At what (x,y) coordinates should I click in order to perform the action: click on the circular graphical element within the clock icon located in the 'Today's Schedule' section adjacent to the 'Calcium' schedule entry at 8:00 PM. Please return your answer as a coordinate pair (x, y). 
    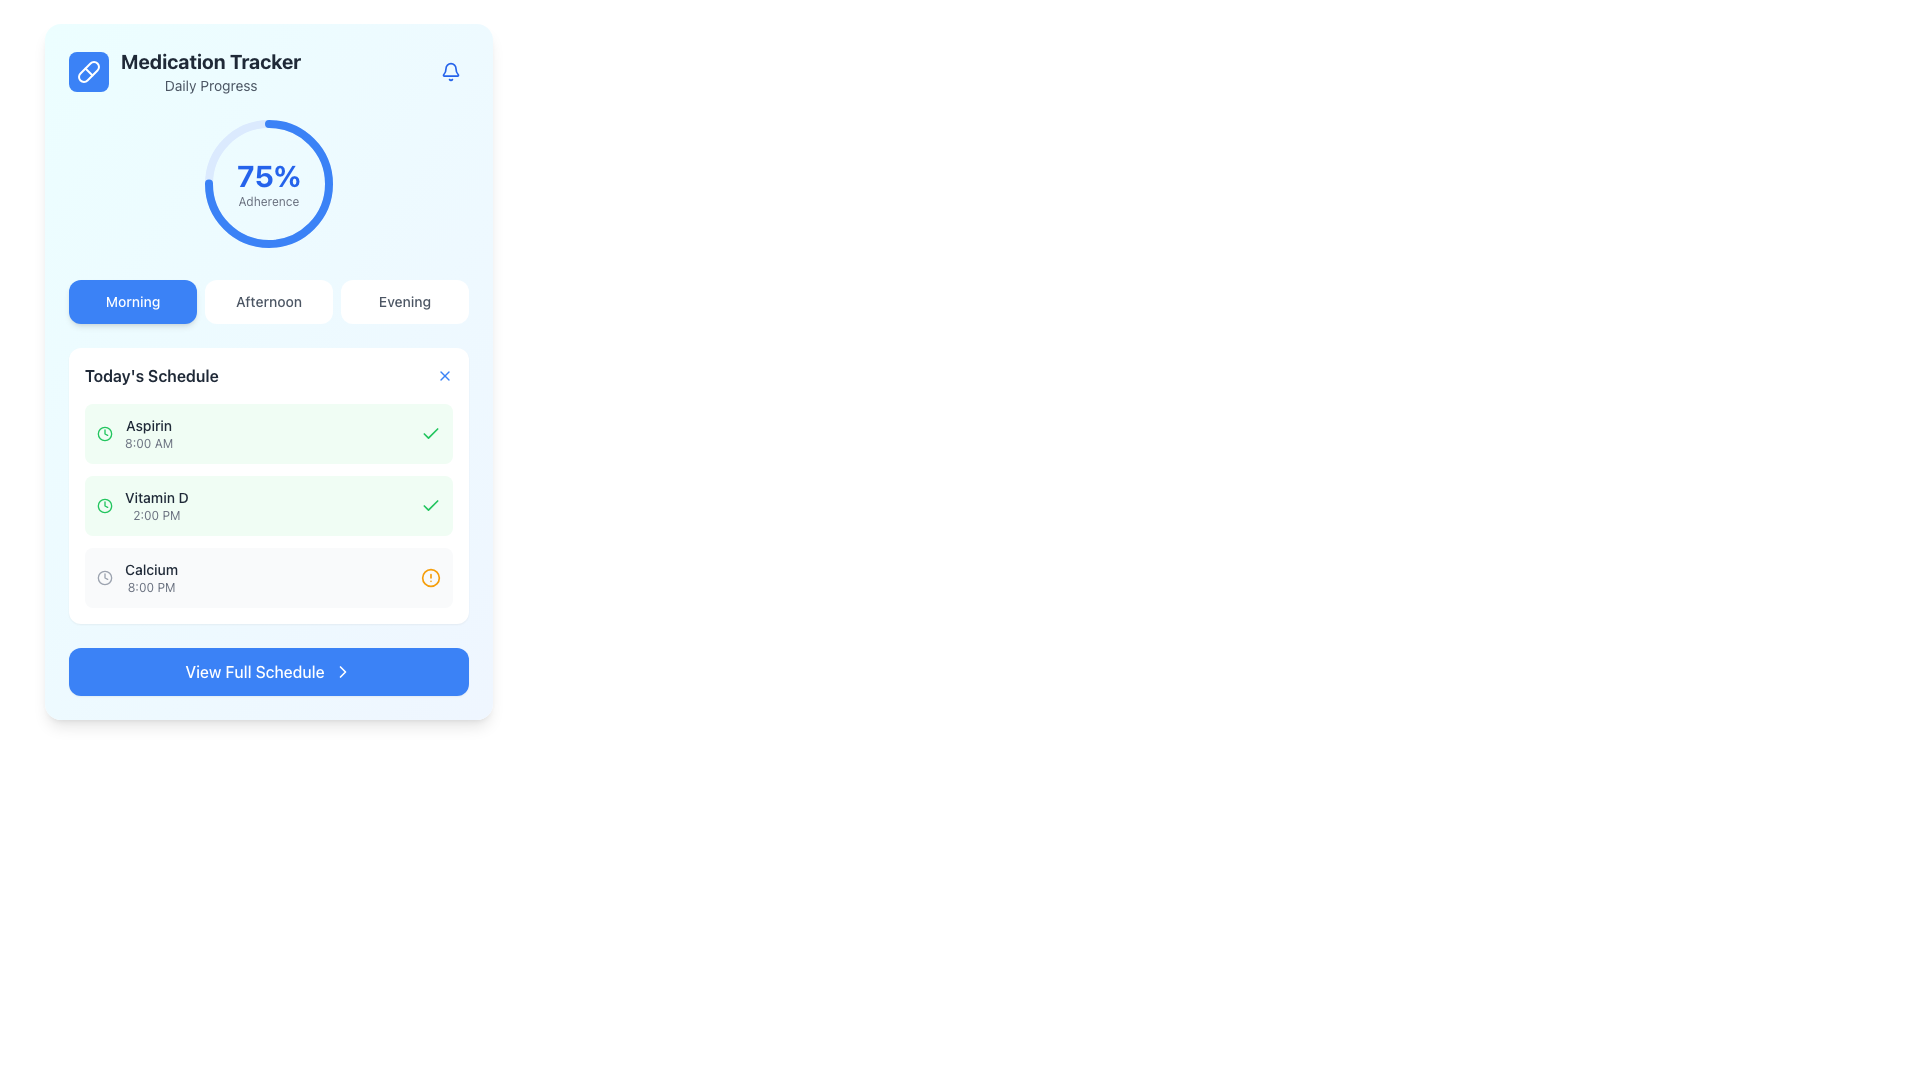
    Looking at the image, I should click on (104, 578).